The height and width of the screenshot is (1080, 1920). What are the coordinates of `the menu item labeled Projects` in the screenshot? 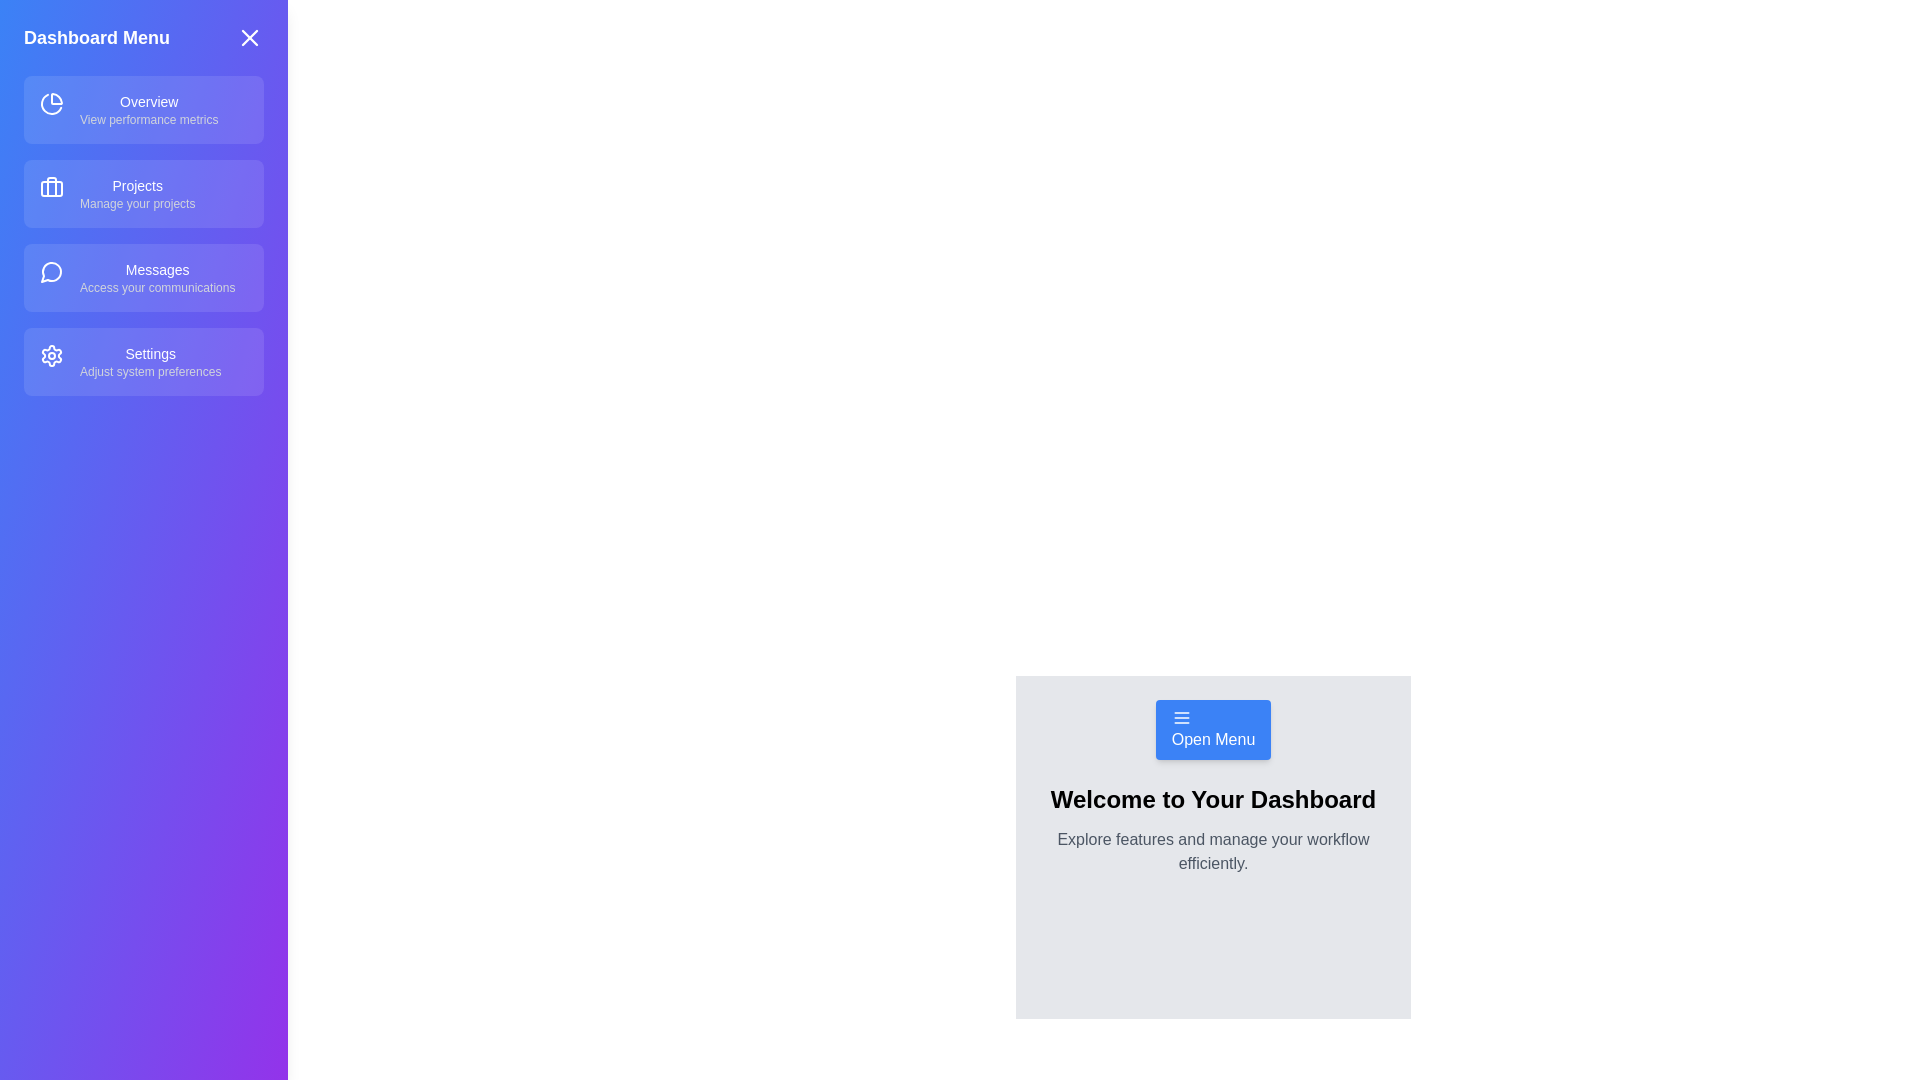 It's located at (143, 193).